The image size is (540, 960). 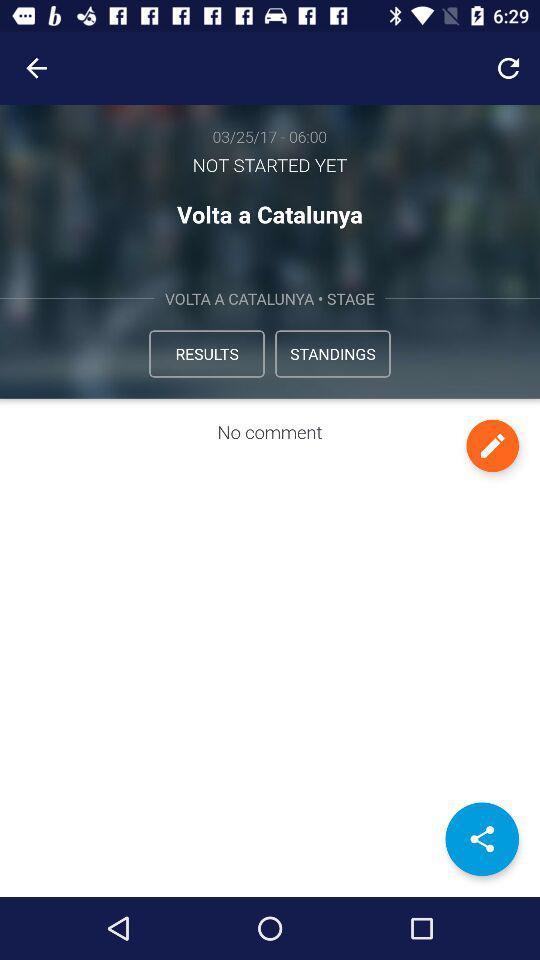 I want to click on comment, so click(x=491, y=445).